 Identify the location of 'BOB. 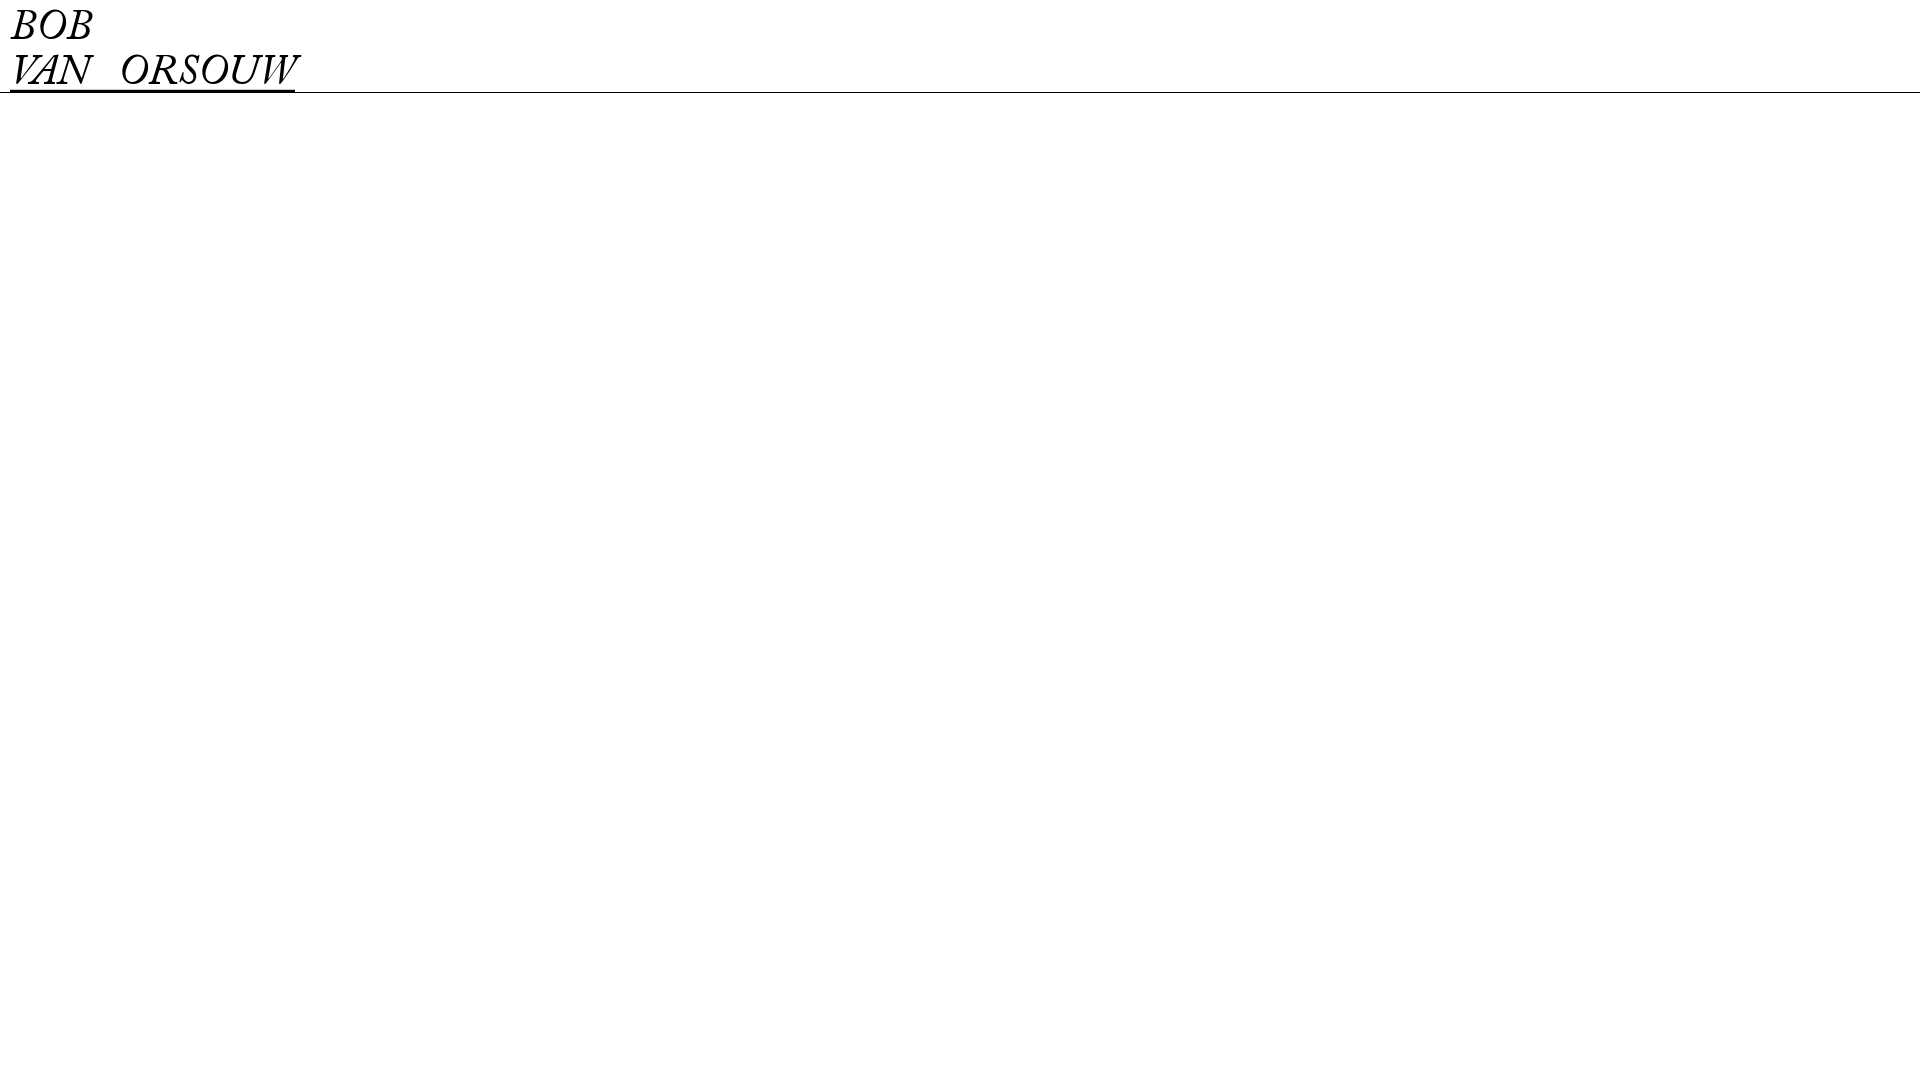
(151, 51).